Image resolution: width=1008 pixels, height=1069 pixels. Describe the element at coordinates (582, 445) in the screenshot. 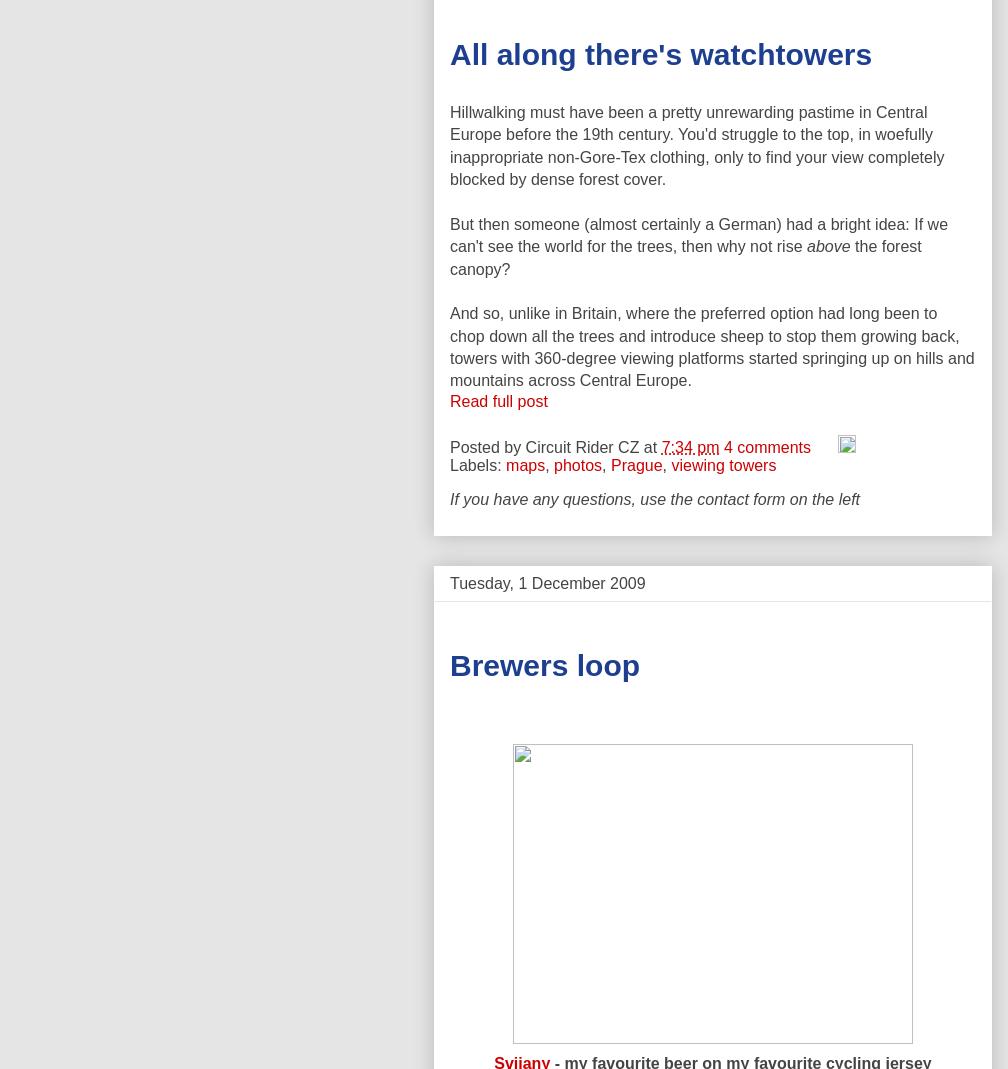

I see `'Circuit Rider CZ'` at that location.